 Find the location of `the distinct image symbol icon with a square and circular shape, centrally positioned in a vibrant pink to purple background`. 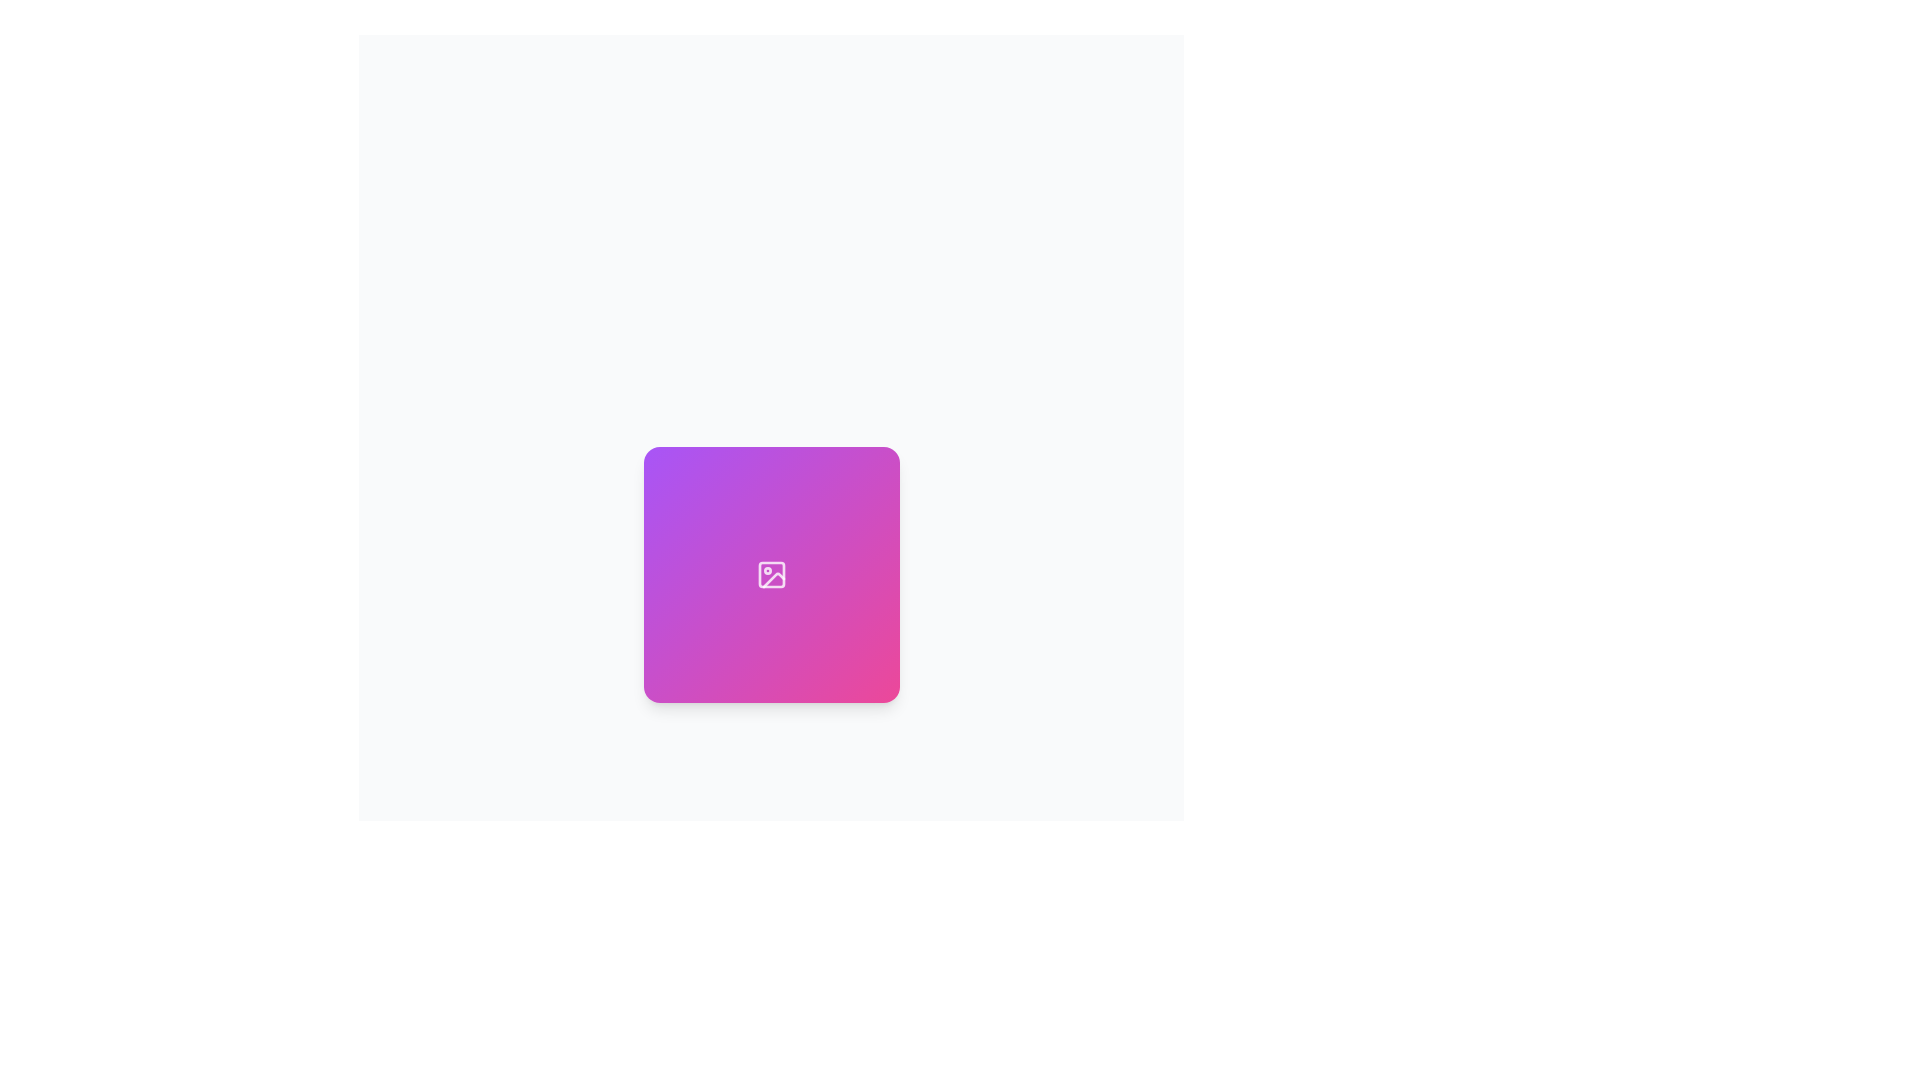

the distinct image symbol icon with a square and circular shape, centrally positioned in a vibrant pink to purple background is located at coordinates (770, 574).